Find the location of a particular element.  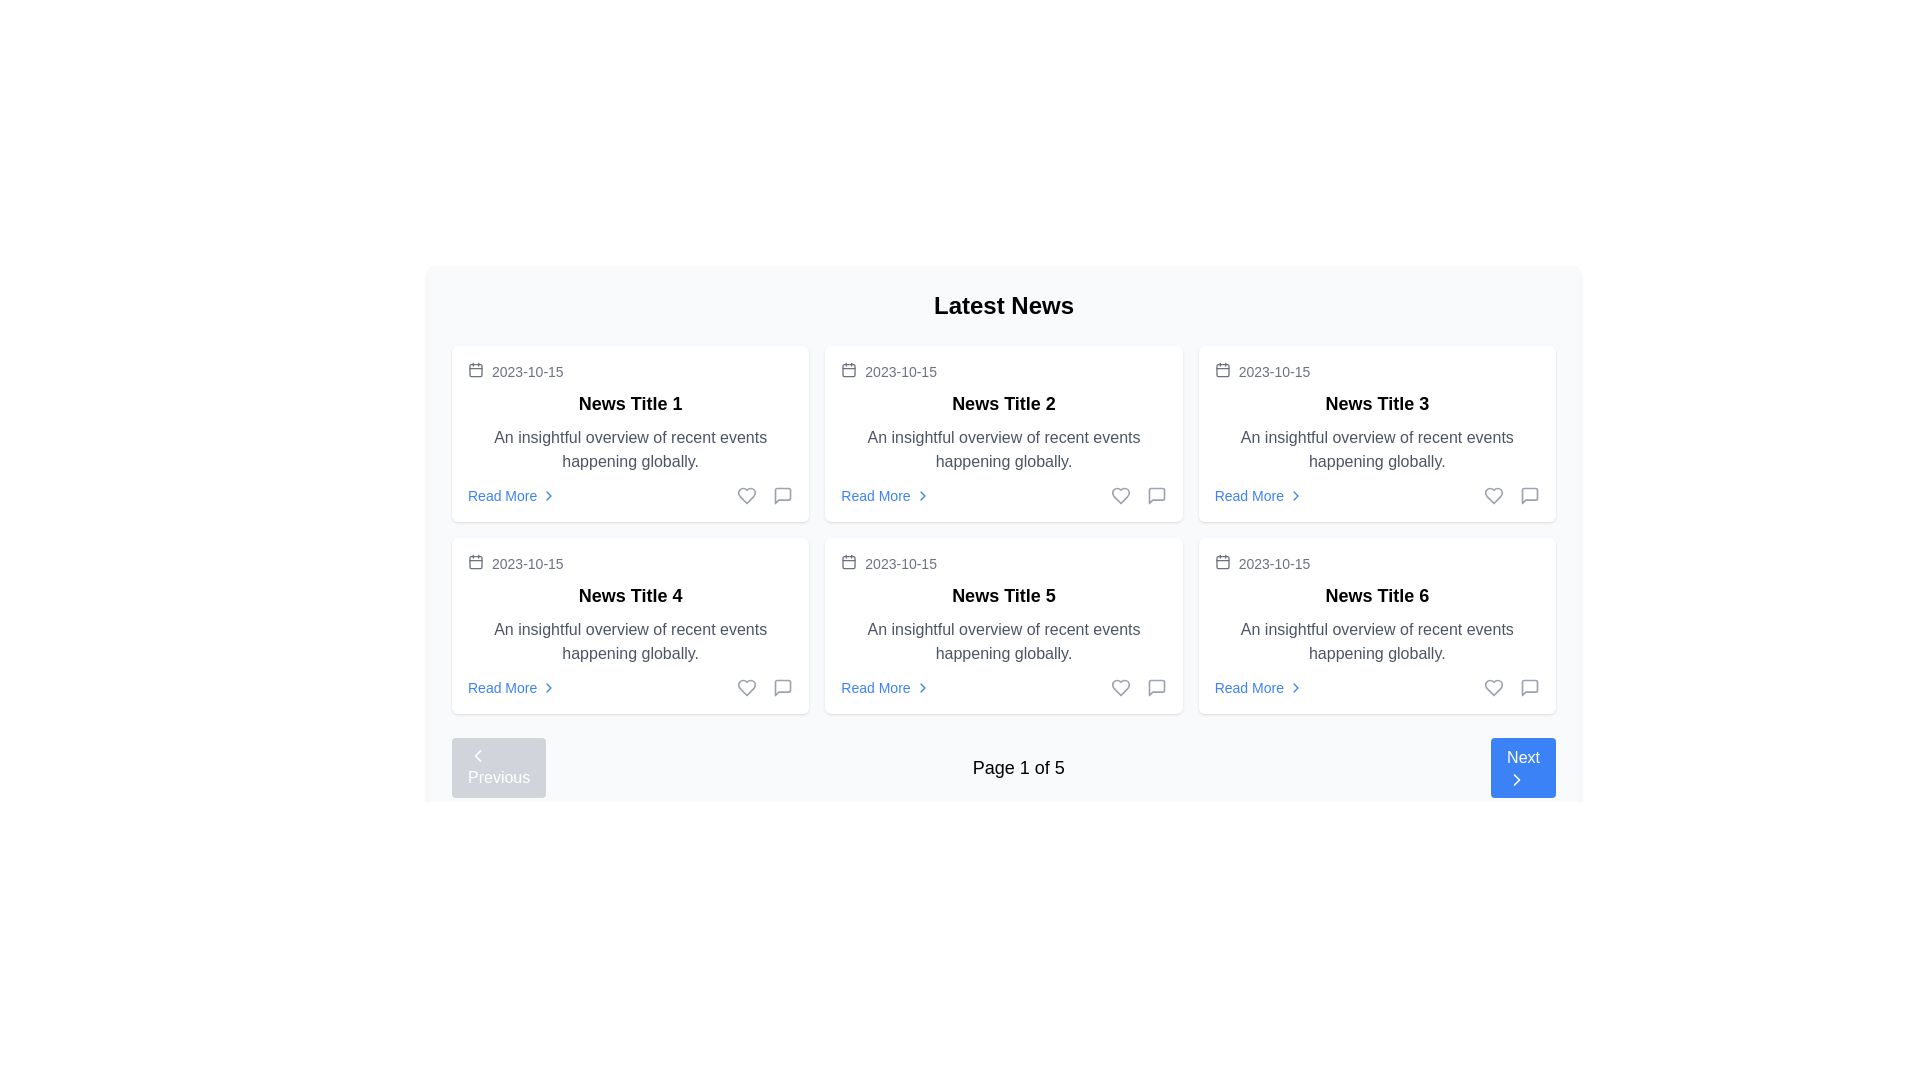

the 'Read More' hyperlink button located in the 'Latest News' section under 'News Title 3' is located at coordinates (1258, 495).